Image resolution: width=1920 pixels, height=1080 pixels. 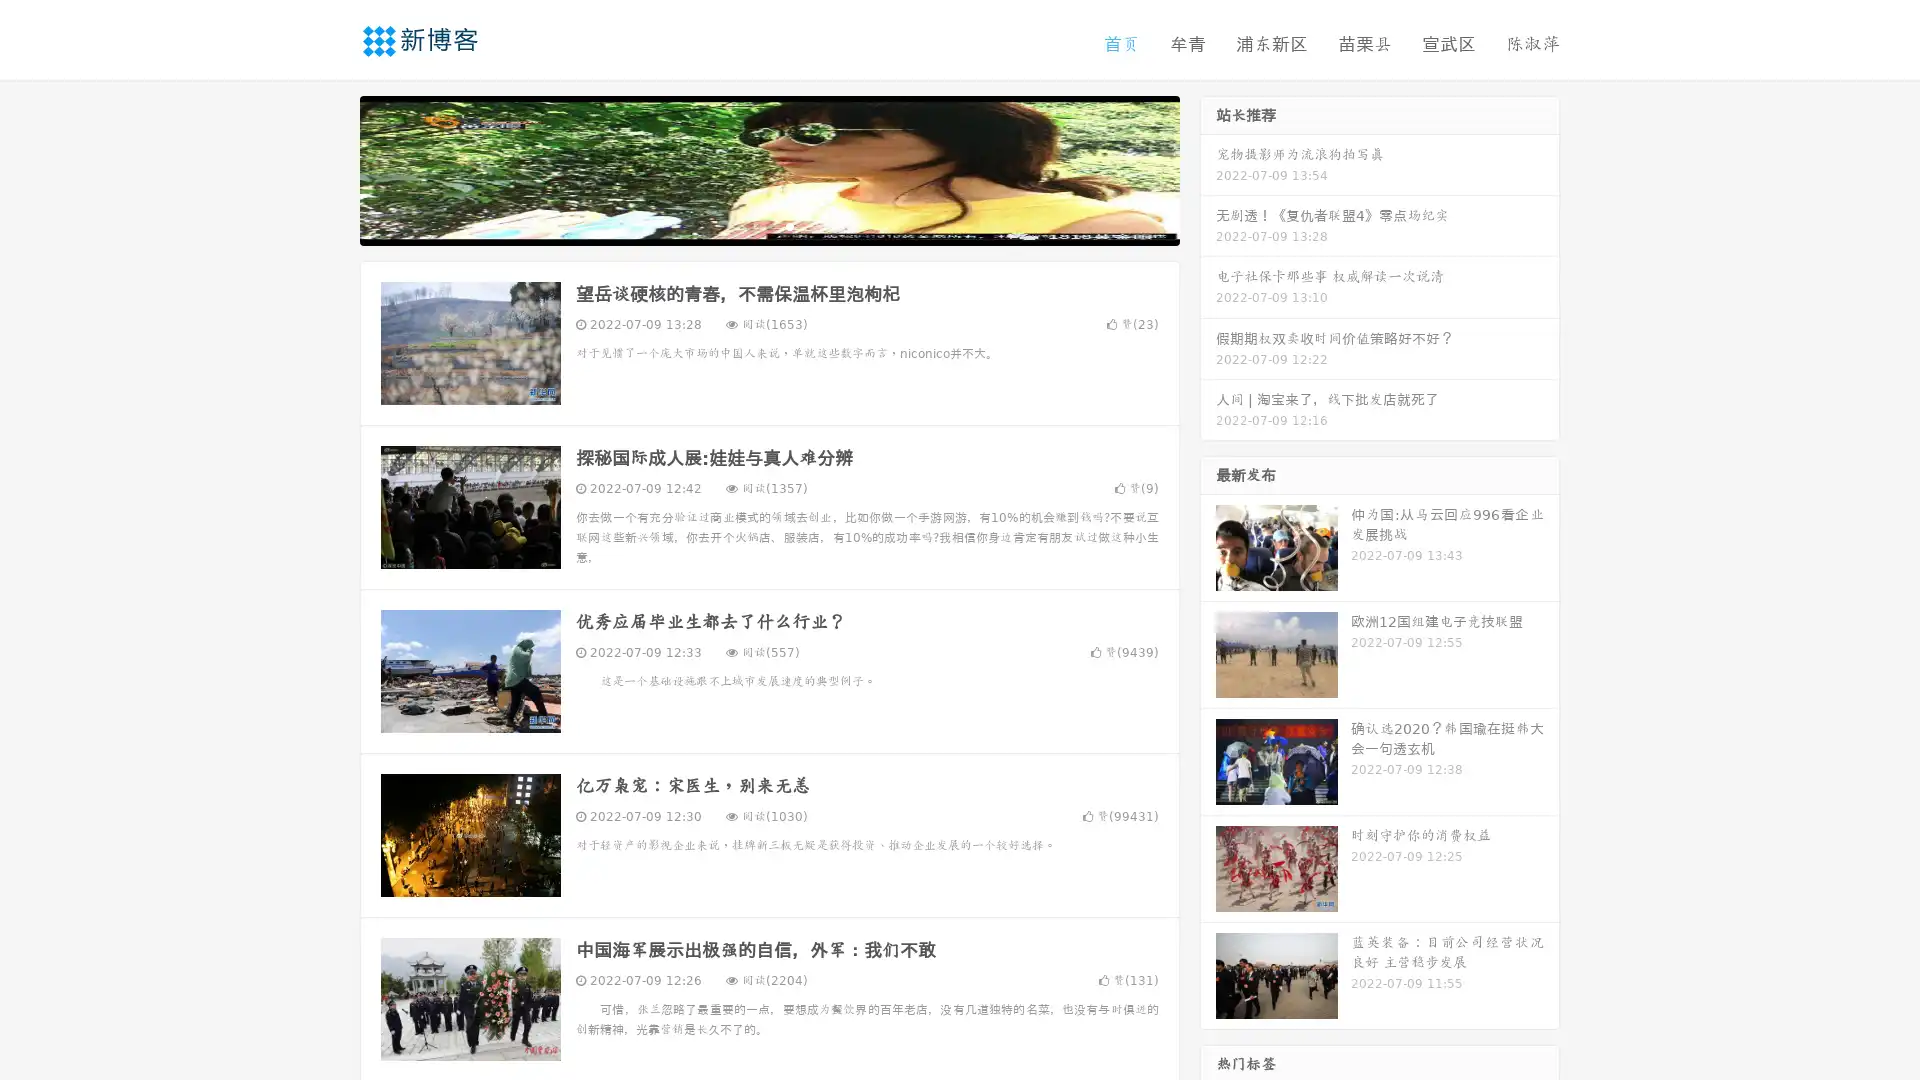 What do you see at coordinates (789, 225) in the screenshot?
I see `Go to slide 3` at bounding box center [789, 225].